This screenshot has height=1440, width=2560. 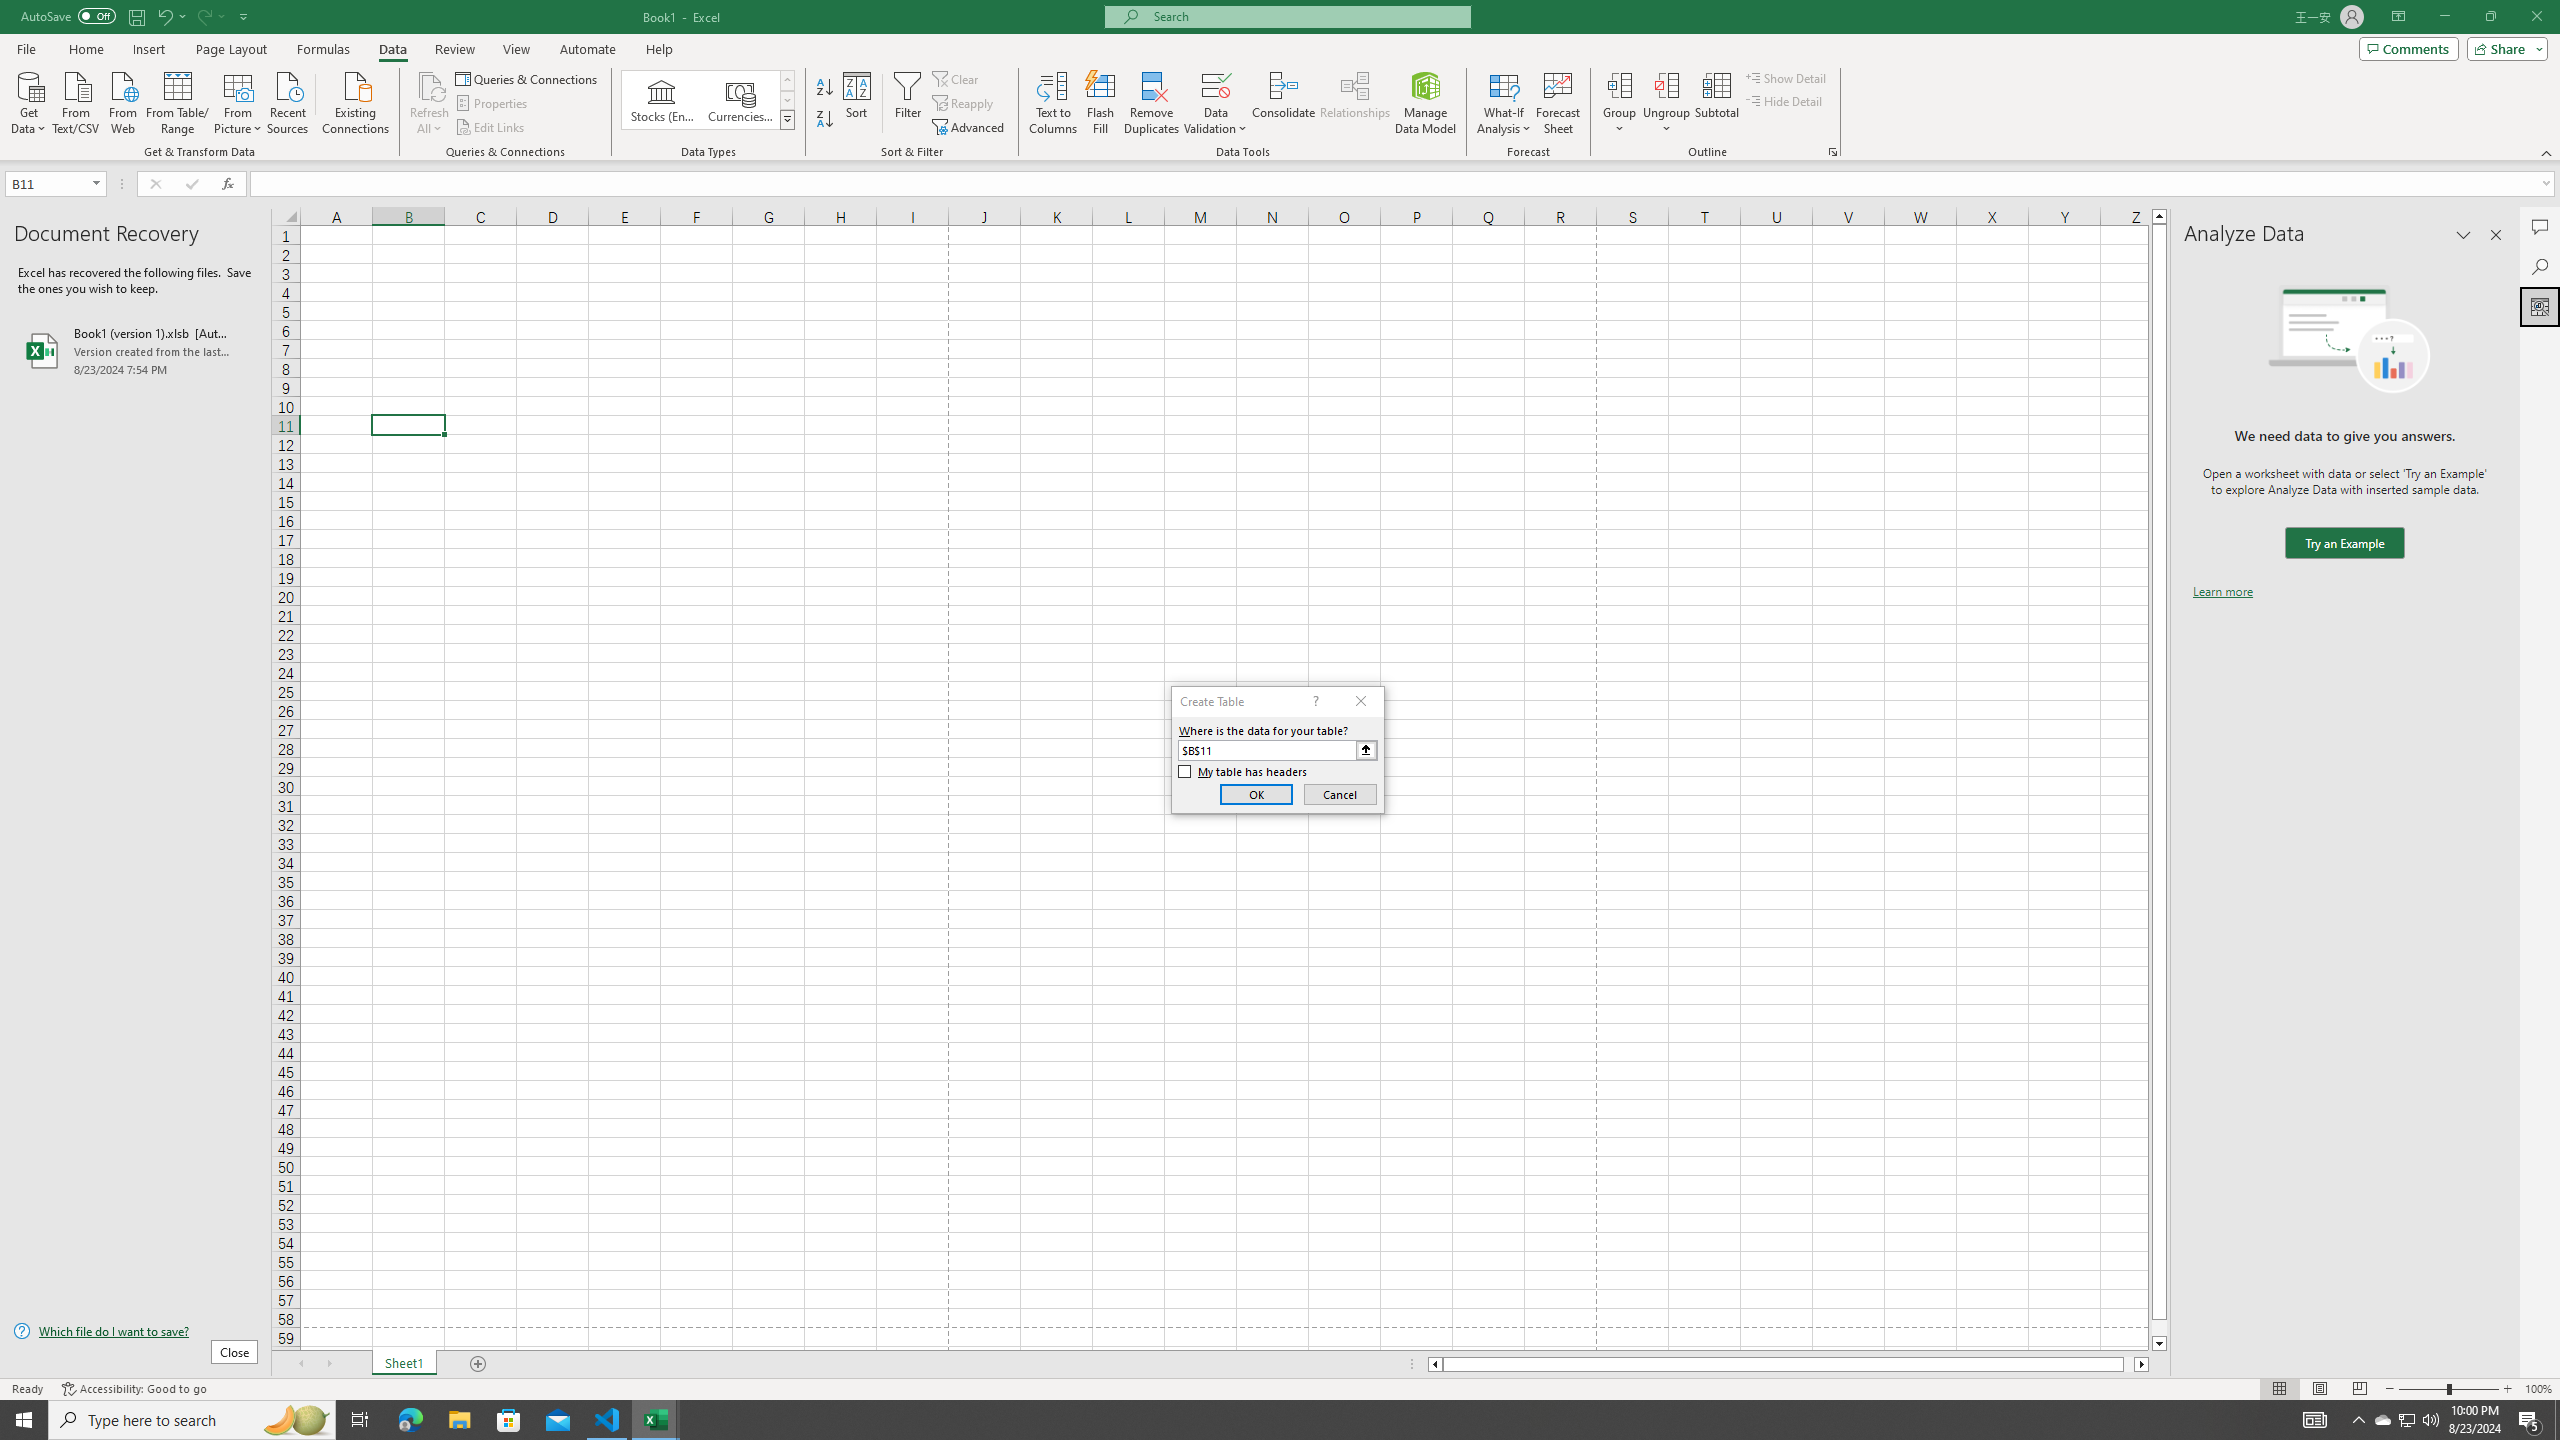 I want to click on 'Restore Down', so click(x=2490, y=16).